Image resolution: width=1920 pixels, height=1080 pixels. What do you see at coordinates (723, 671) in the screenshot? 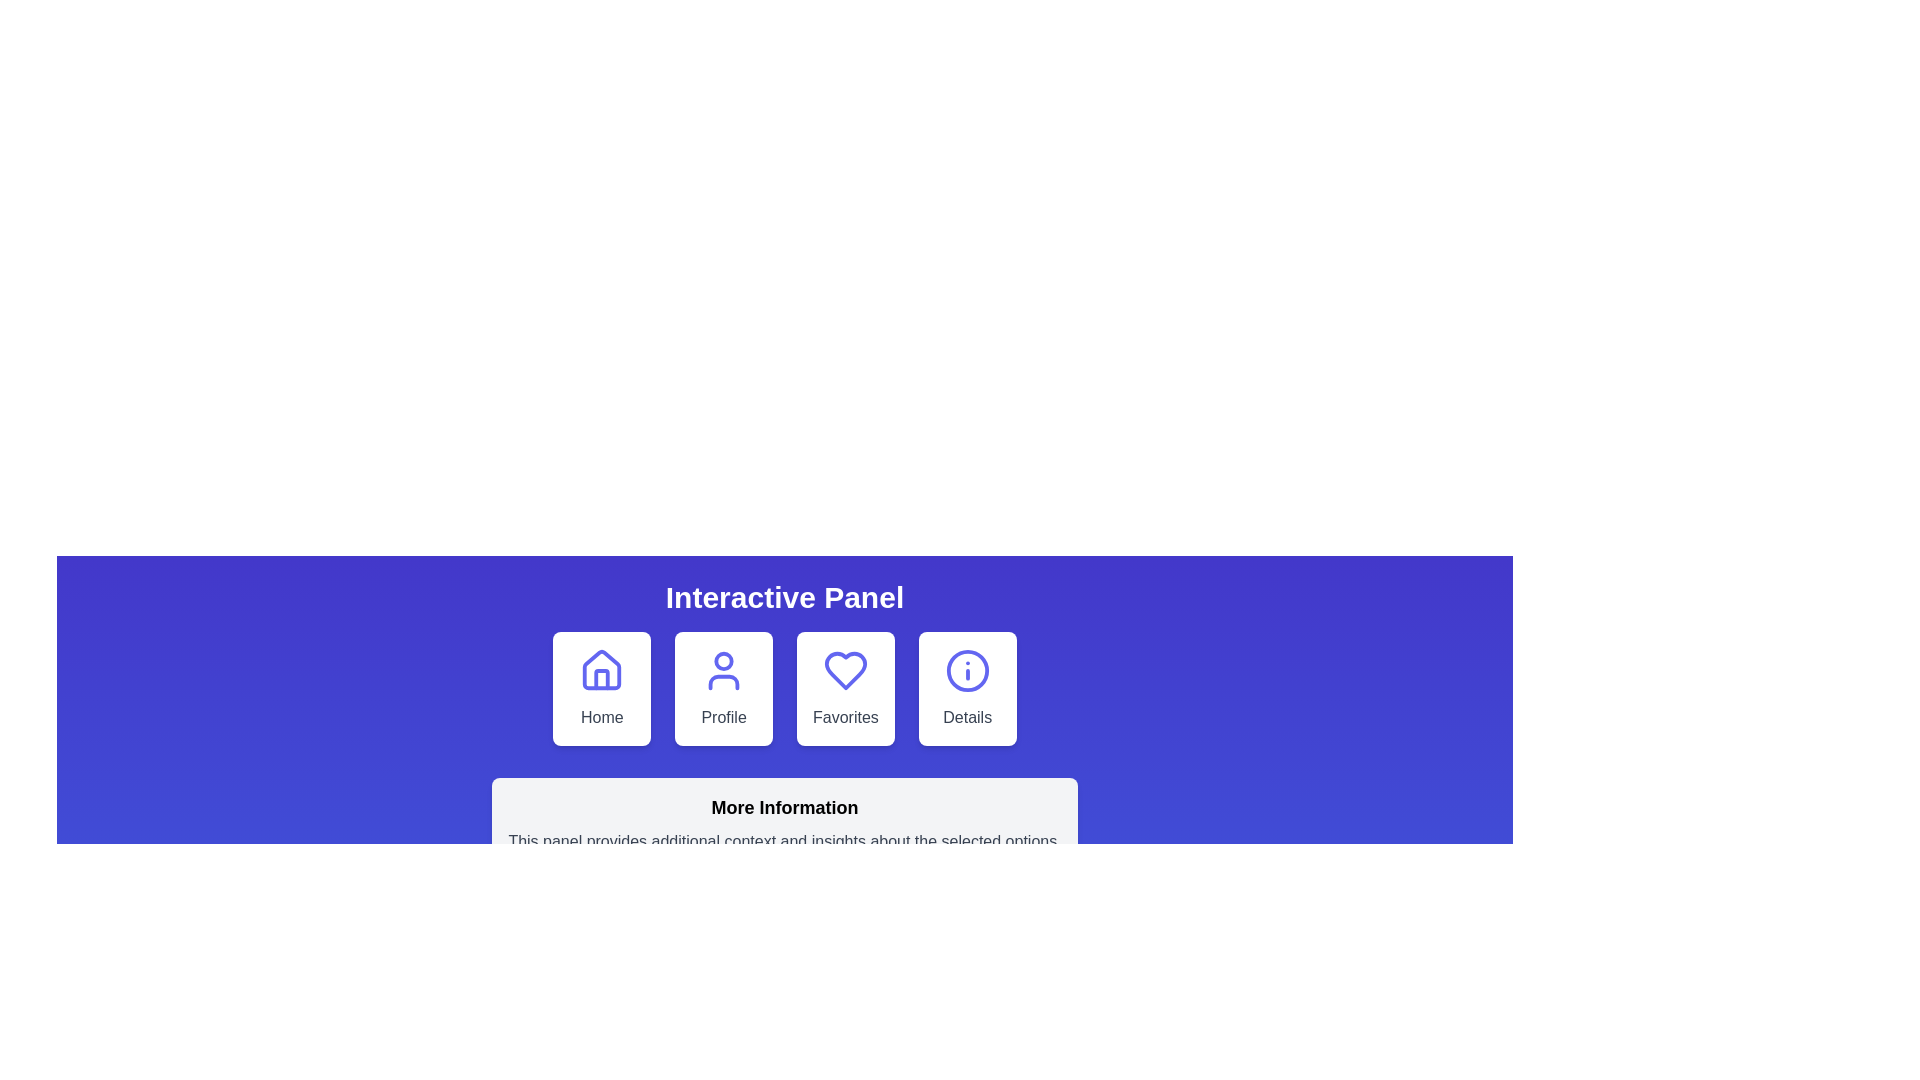
I see `the user profile icon located in the second card labeled 'Profile'` at bounding box center [723, 671].